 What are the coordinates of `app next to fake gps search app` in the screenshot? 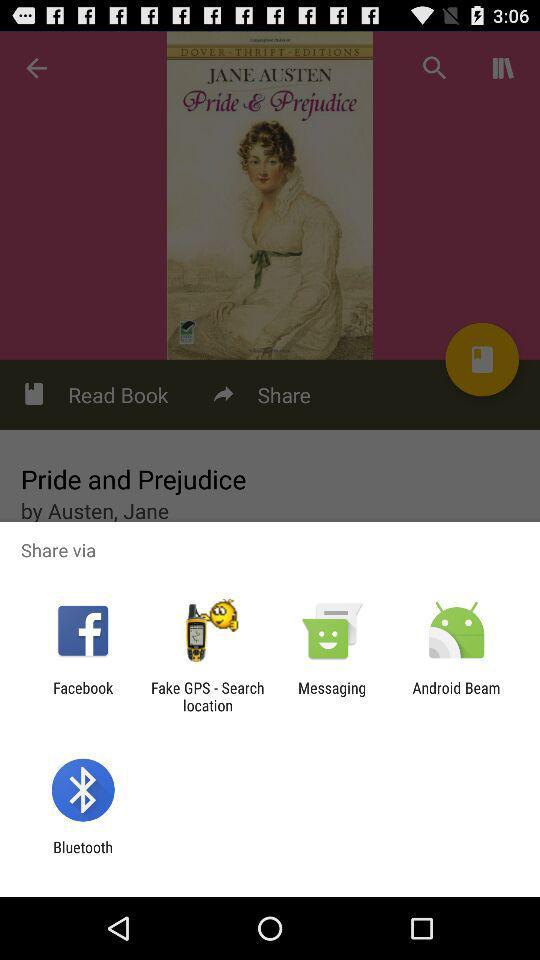 It's located at (82, 696).